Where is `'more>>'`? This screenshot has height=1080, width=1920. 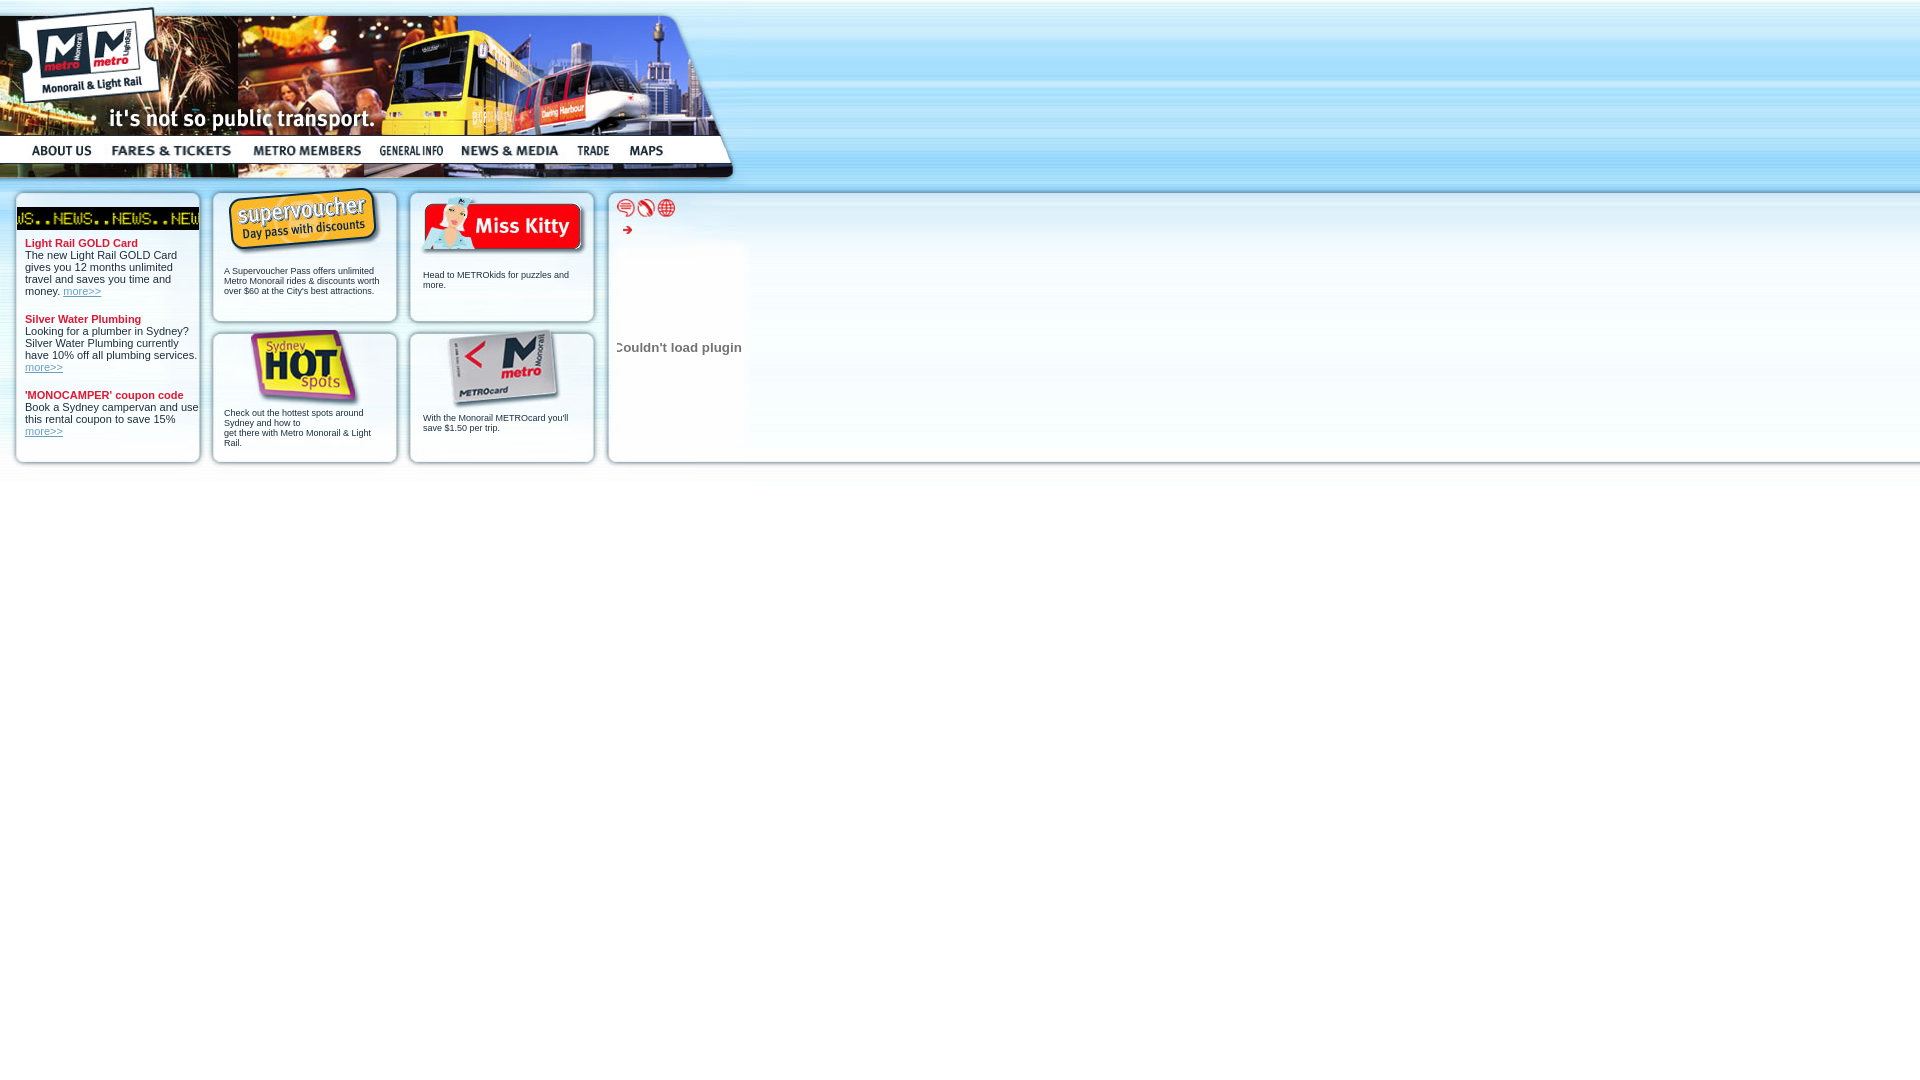
'more>>' is located at coordinates (43, 366).